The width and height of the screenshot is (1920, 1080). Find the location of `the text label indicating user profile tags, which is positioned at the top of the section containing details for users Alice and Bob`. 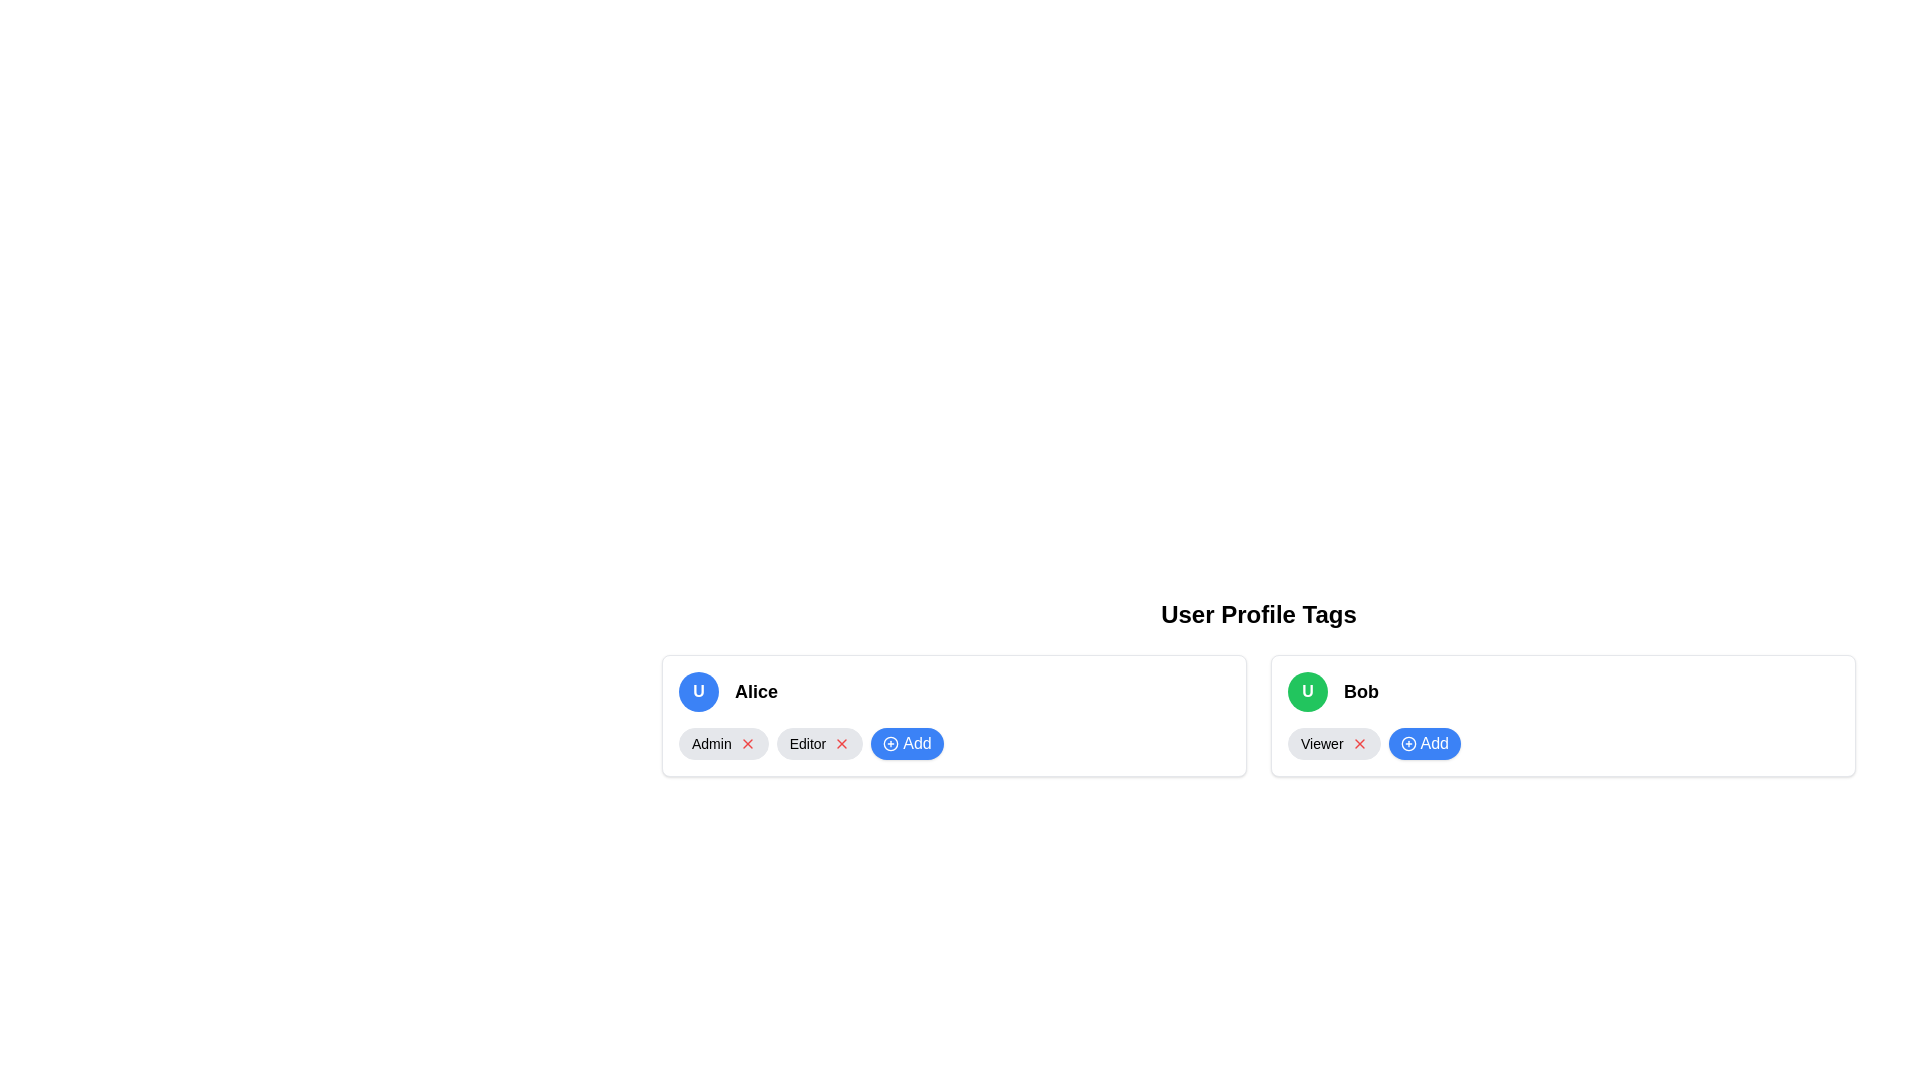

the text label indicating user profile tags, which is positioned at the top of the section containing details for users Alice and Bob is located at coordinates (1257, 613).